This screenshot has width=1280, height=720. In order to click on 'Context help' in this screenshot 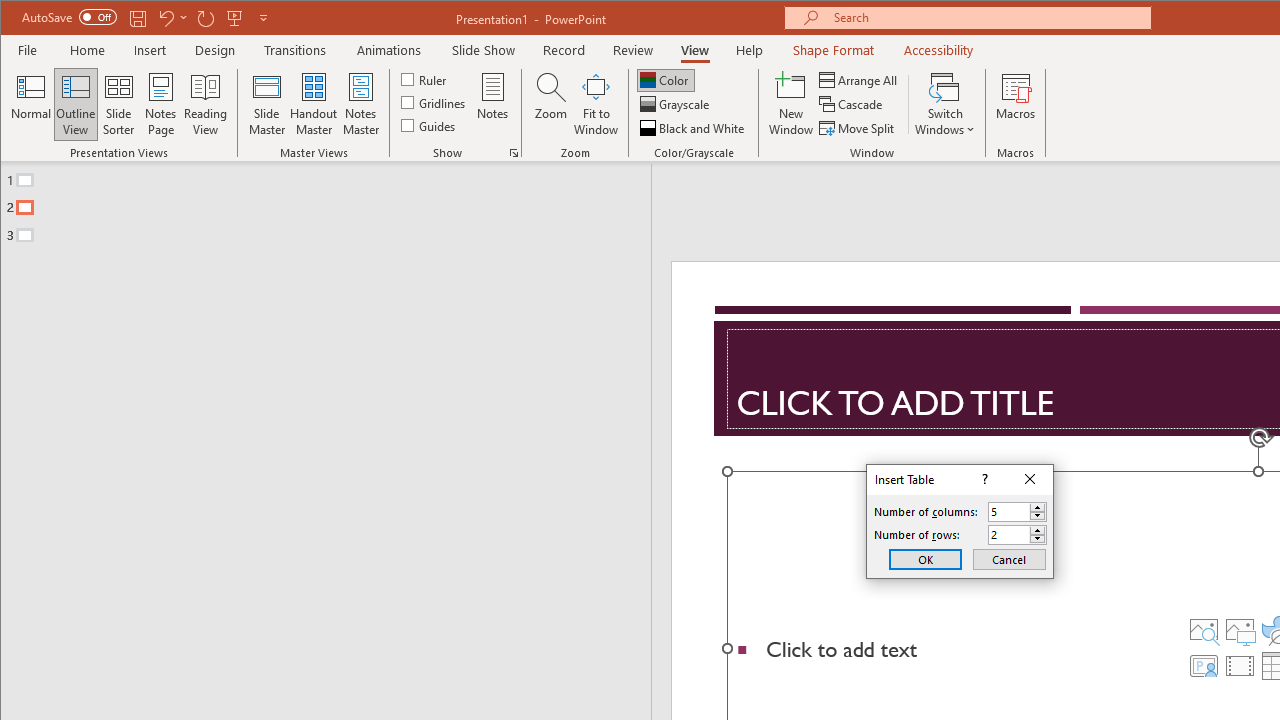, I will do `click(983, 480)`.